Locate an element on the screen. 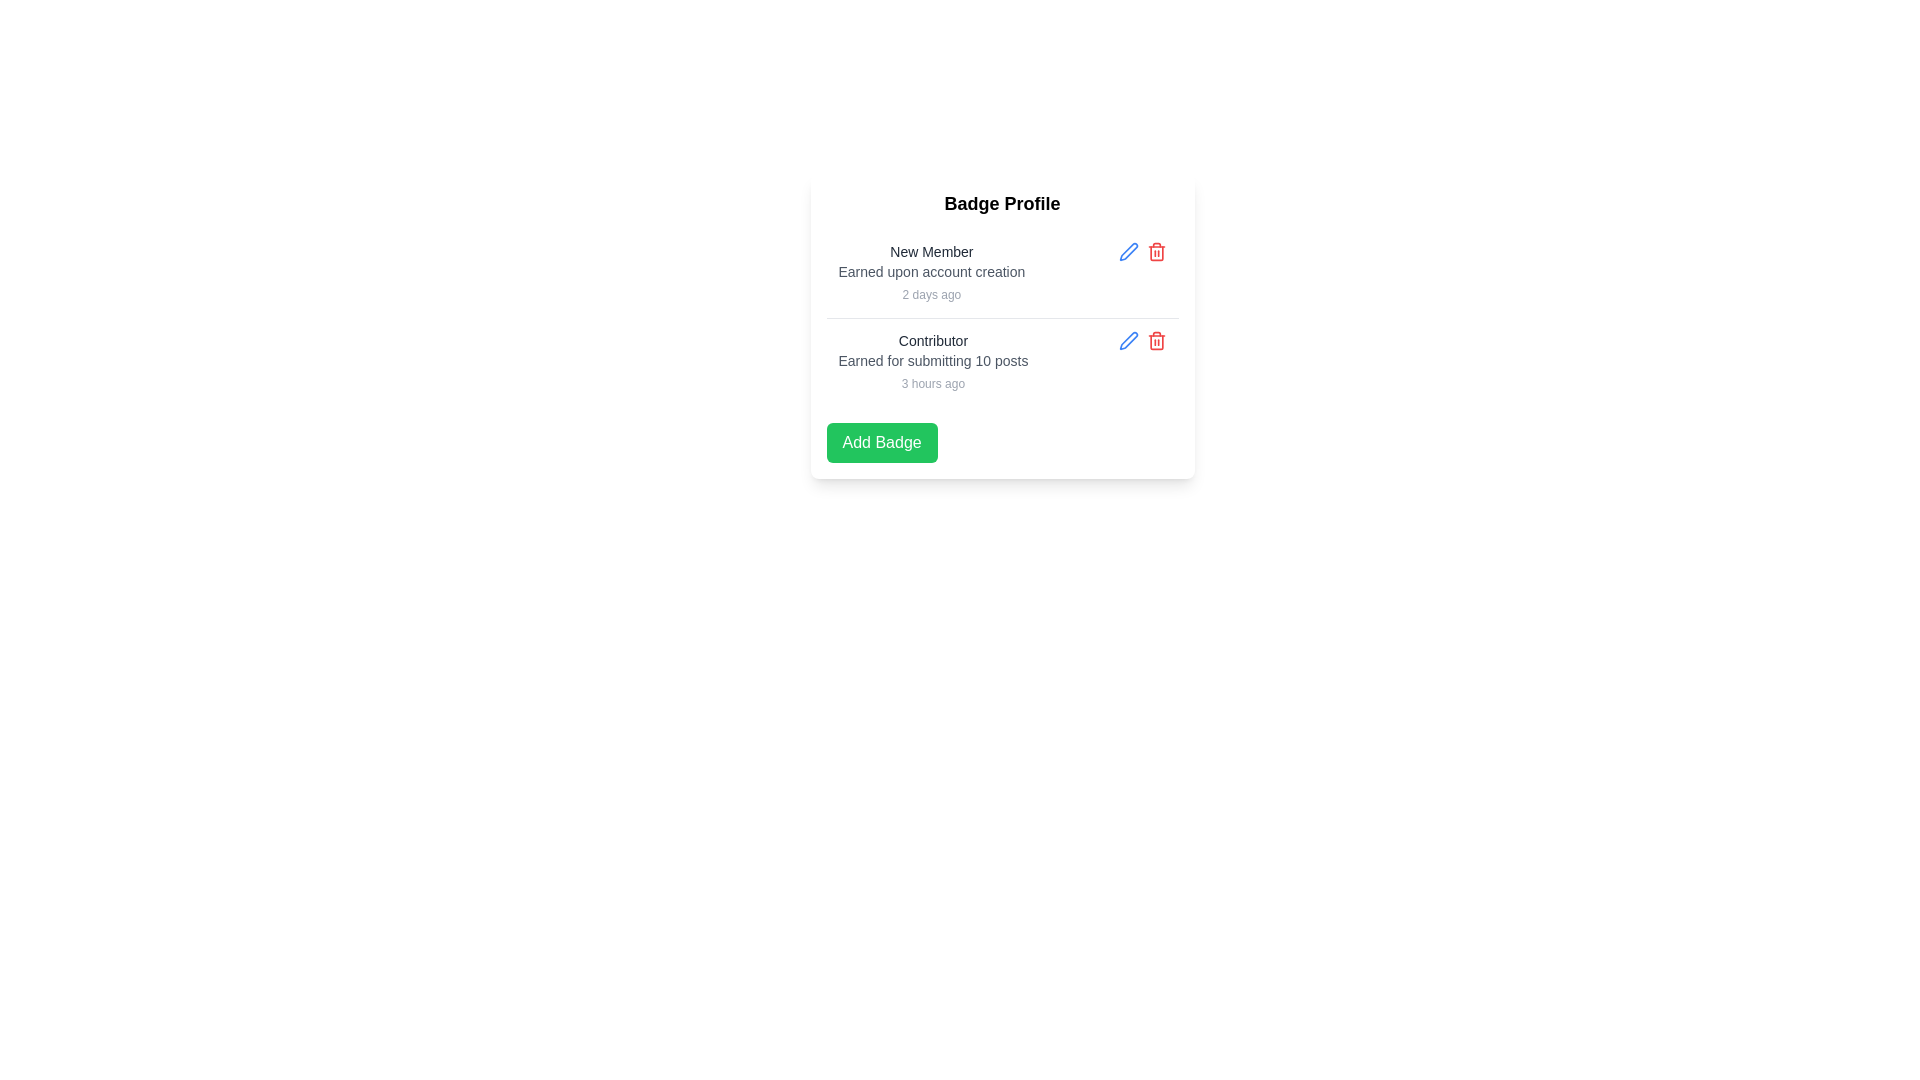 The image size is (1920, 1080). the static text label displaying '3 hours ago', which is positioned below the description text 'Earned for submitting 10 posts' and above the 'Add Badge' button is located at coordinates (932, 384).